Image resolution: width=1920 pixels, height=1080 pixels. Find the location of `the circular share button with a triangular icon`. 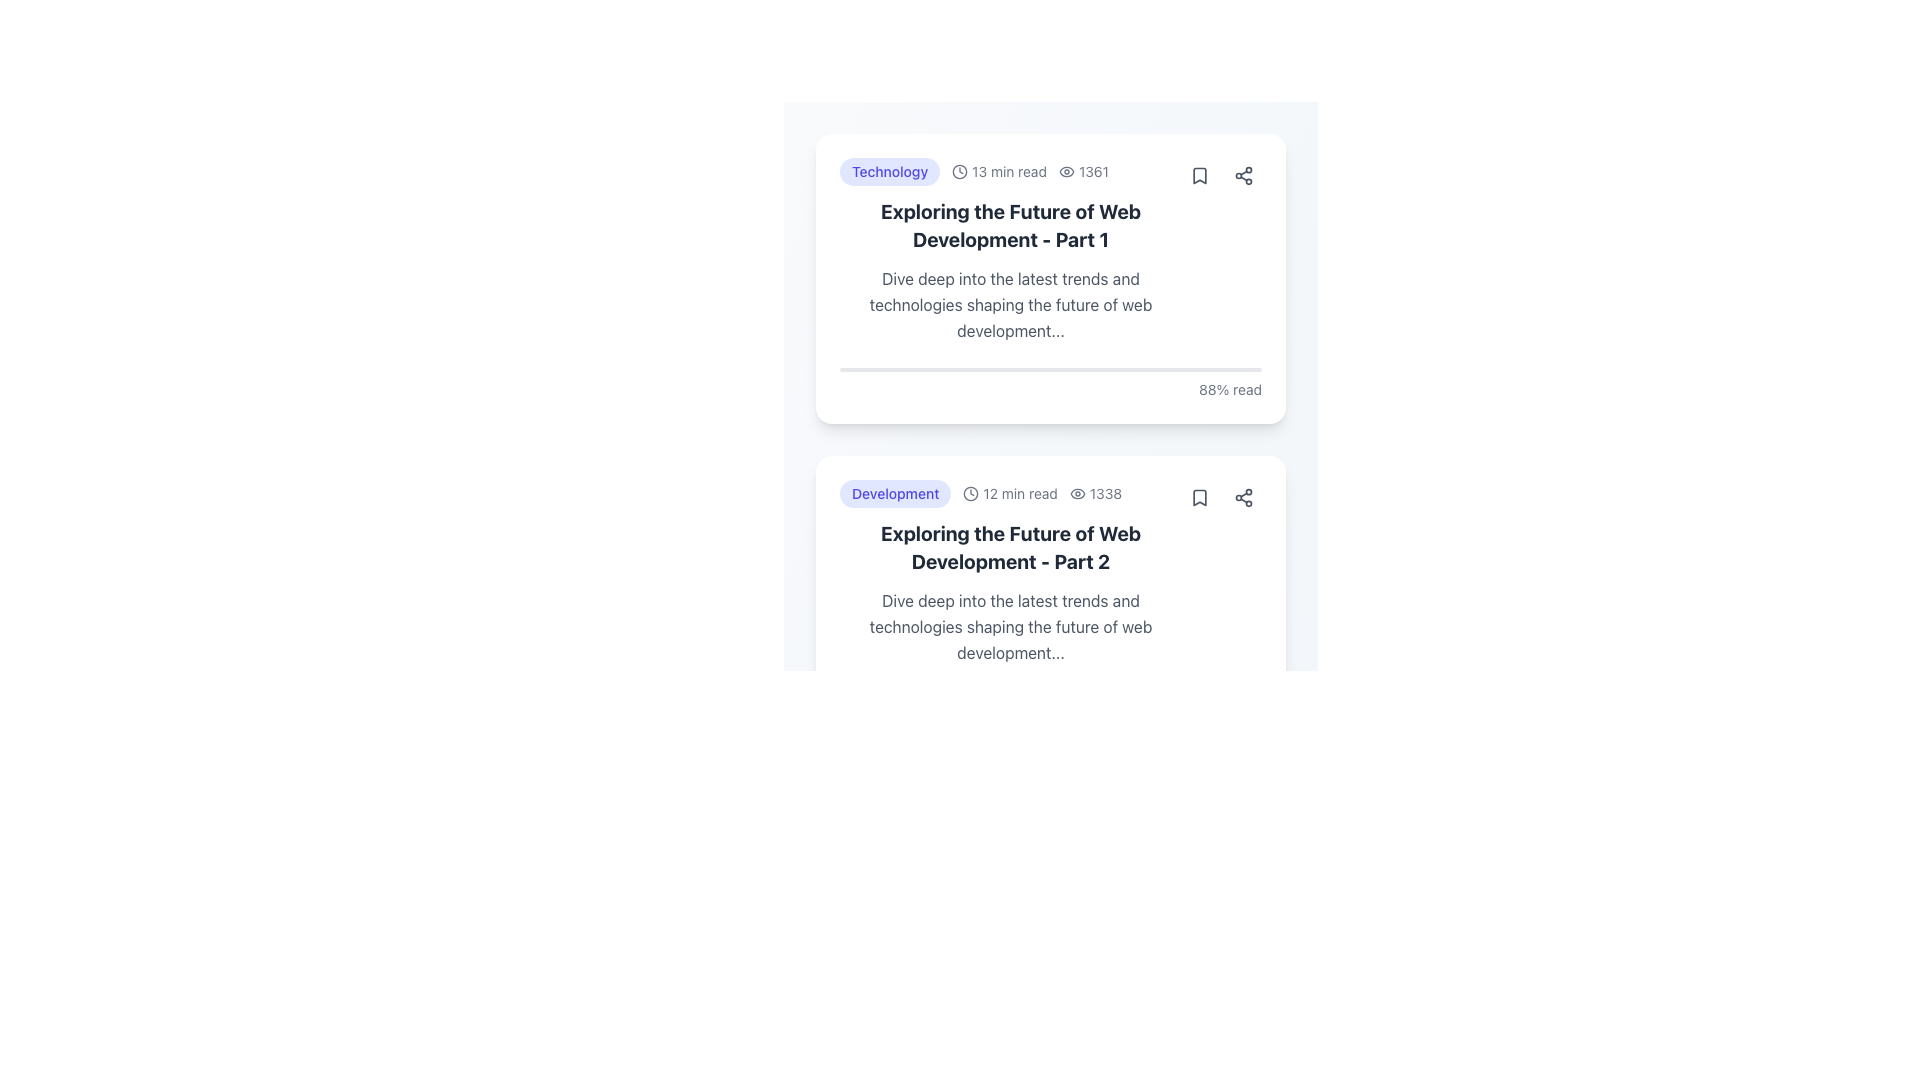

the circular share button with a triangular icon is located at coordinates (1242, 496).